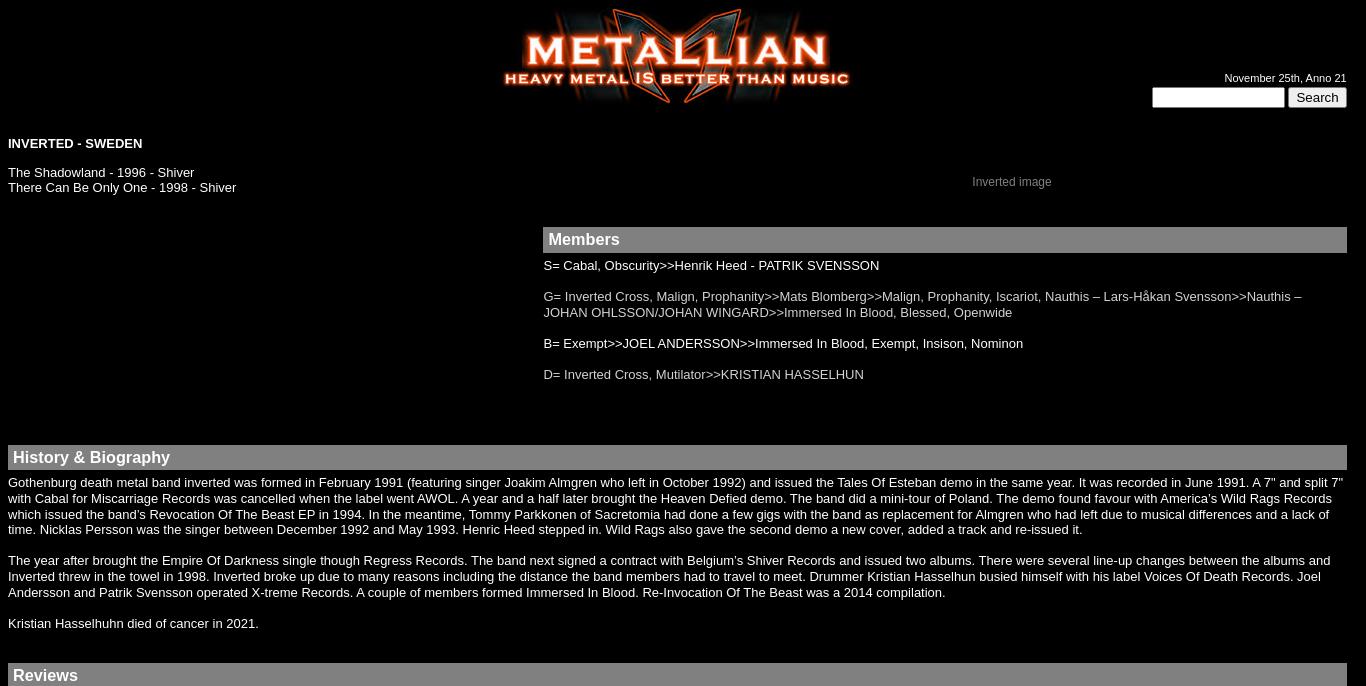 This screenshot has height=686, width=1366. I want to click on 'The Shadowland - 1996 - Shiver', so click(8, 170).